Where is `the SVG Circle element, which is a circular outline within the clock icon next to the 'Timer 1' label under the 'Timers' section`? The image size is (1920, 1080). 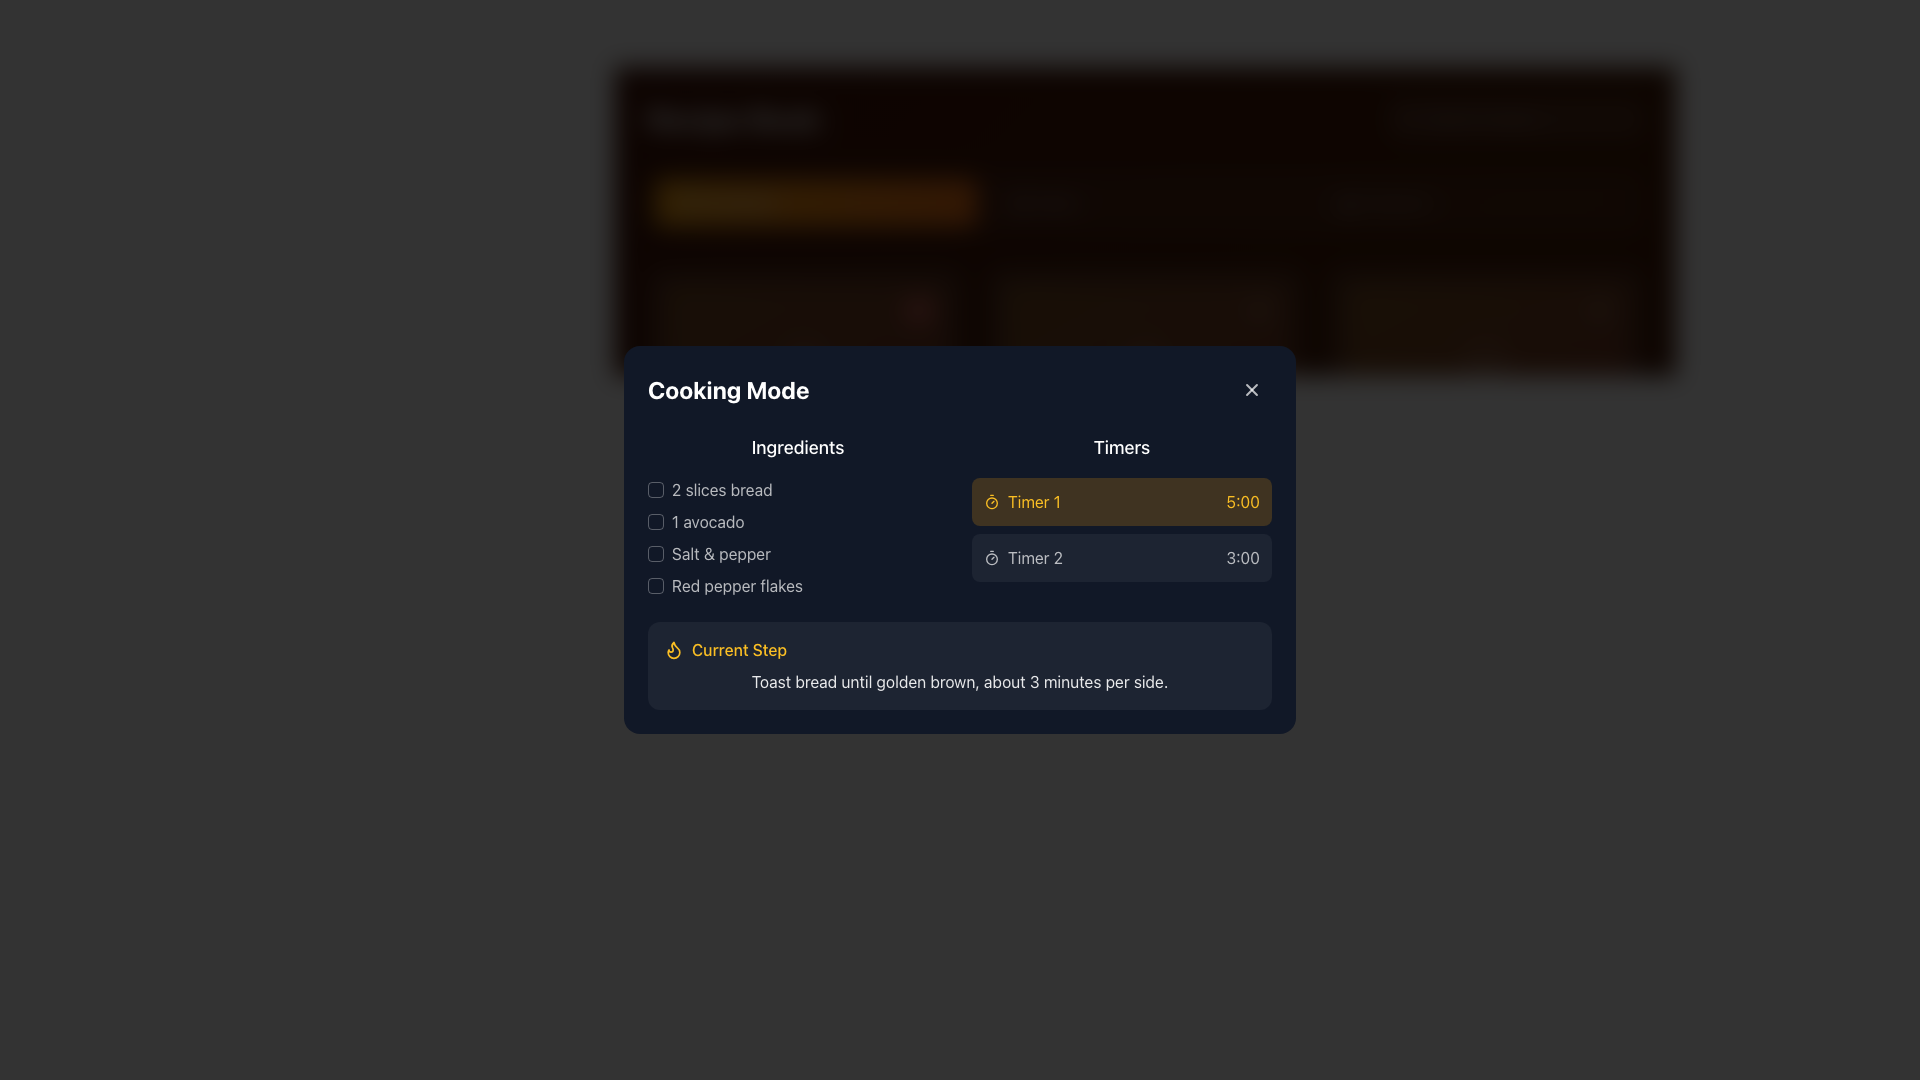 the SVG Circle element, which is a circular outline within the clock icon next to the 'Timer 1' label under the 'Timers' section is located at coordinates (671, 504).